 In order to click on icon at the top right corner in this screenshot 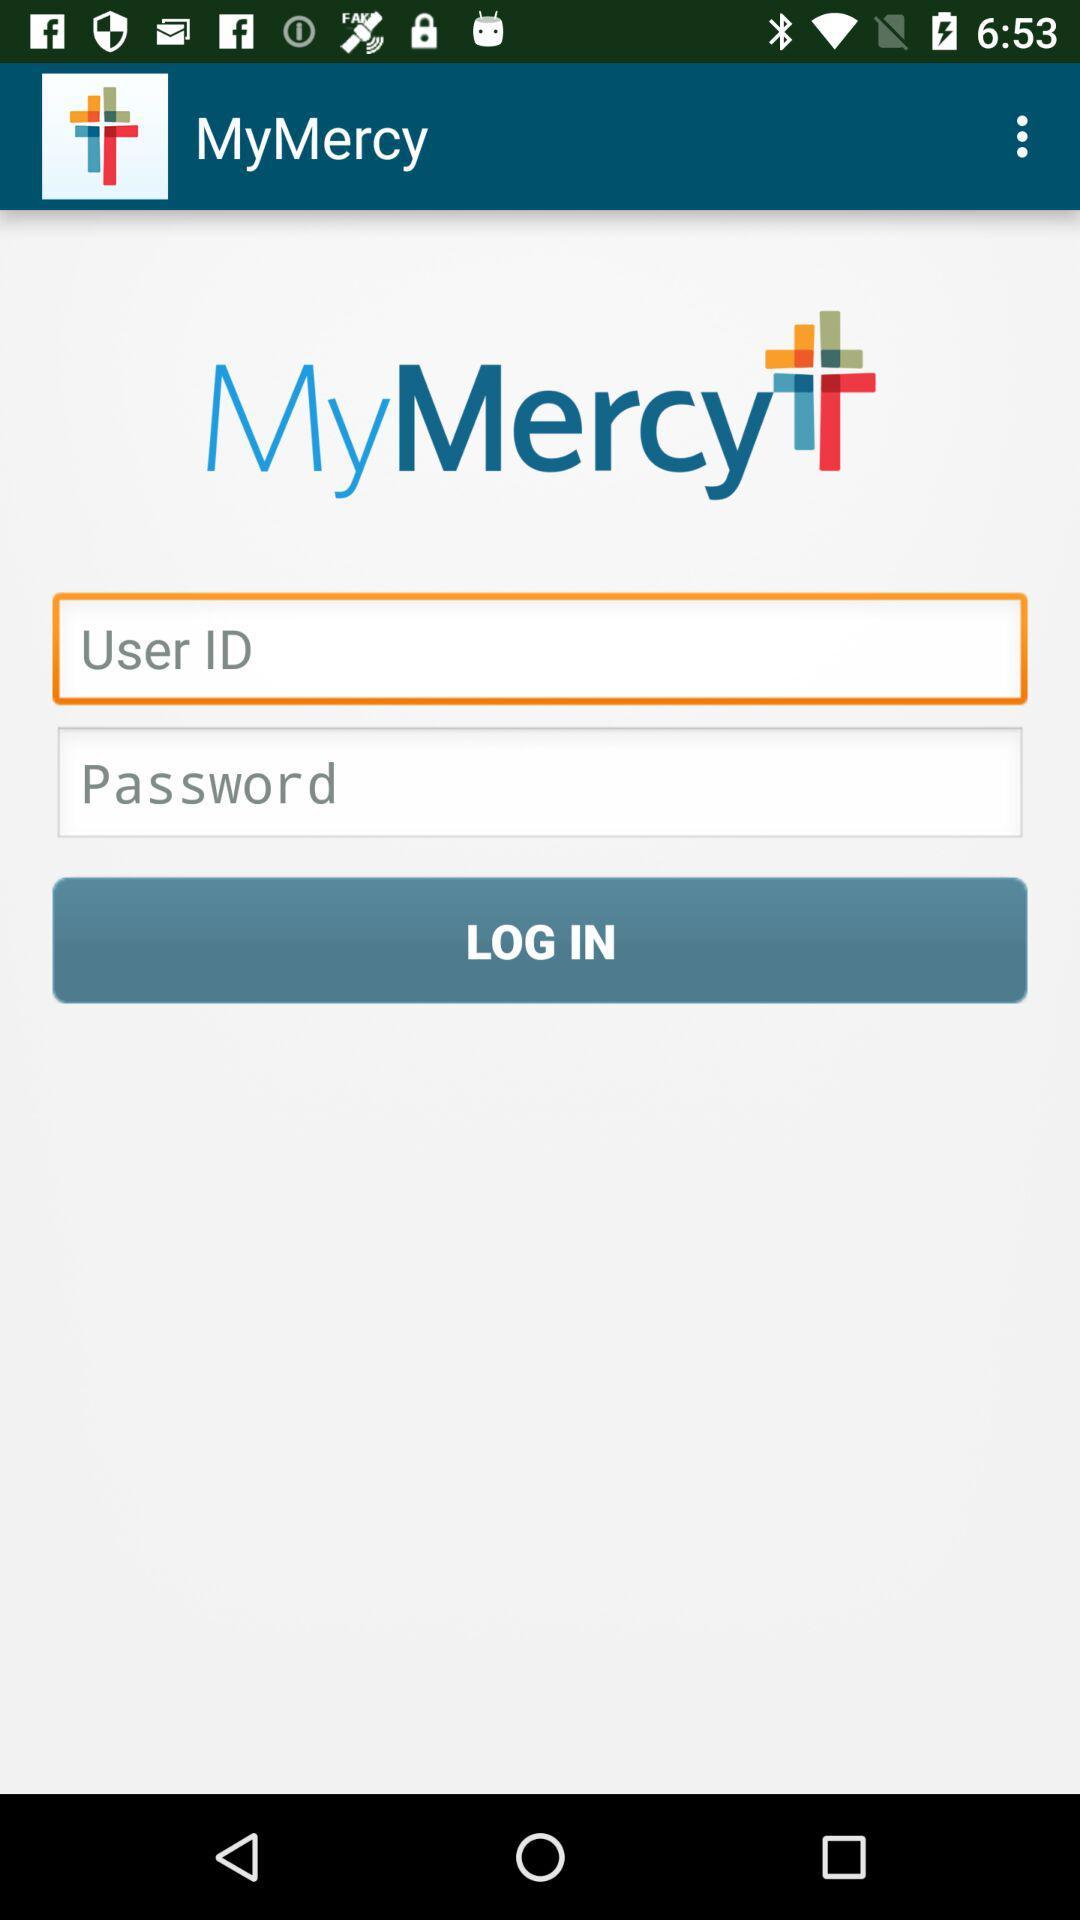, I will do `click(1027, 135)`.